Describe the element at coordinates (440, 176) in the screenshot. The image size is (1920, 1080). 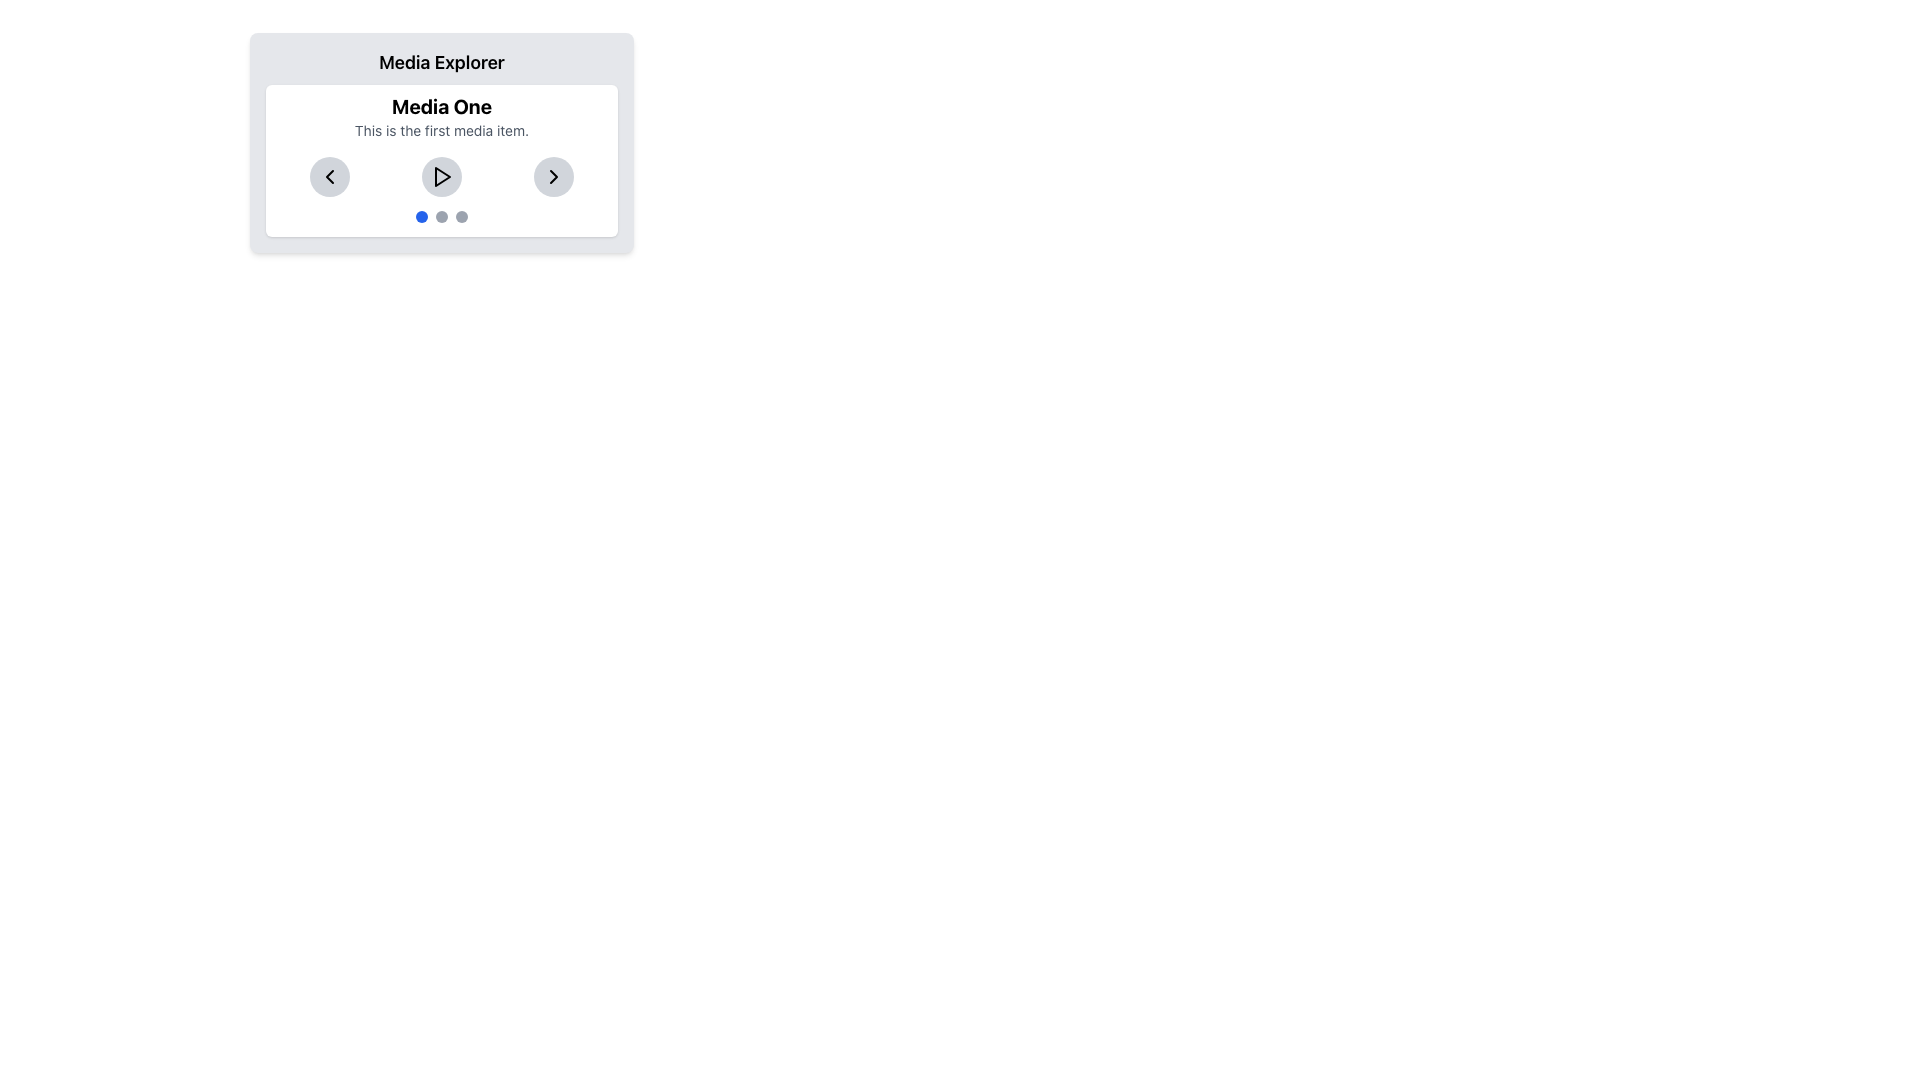
I see `the play button located in the center section of the Navigation Control Bar below the 'Media One' title` at that location.